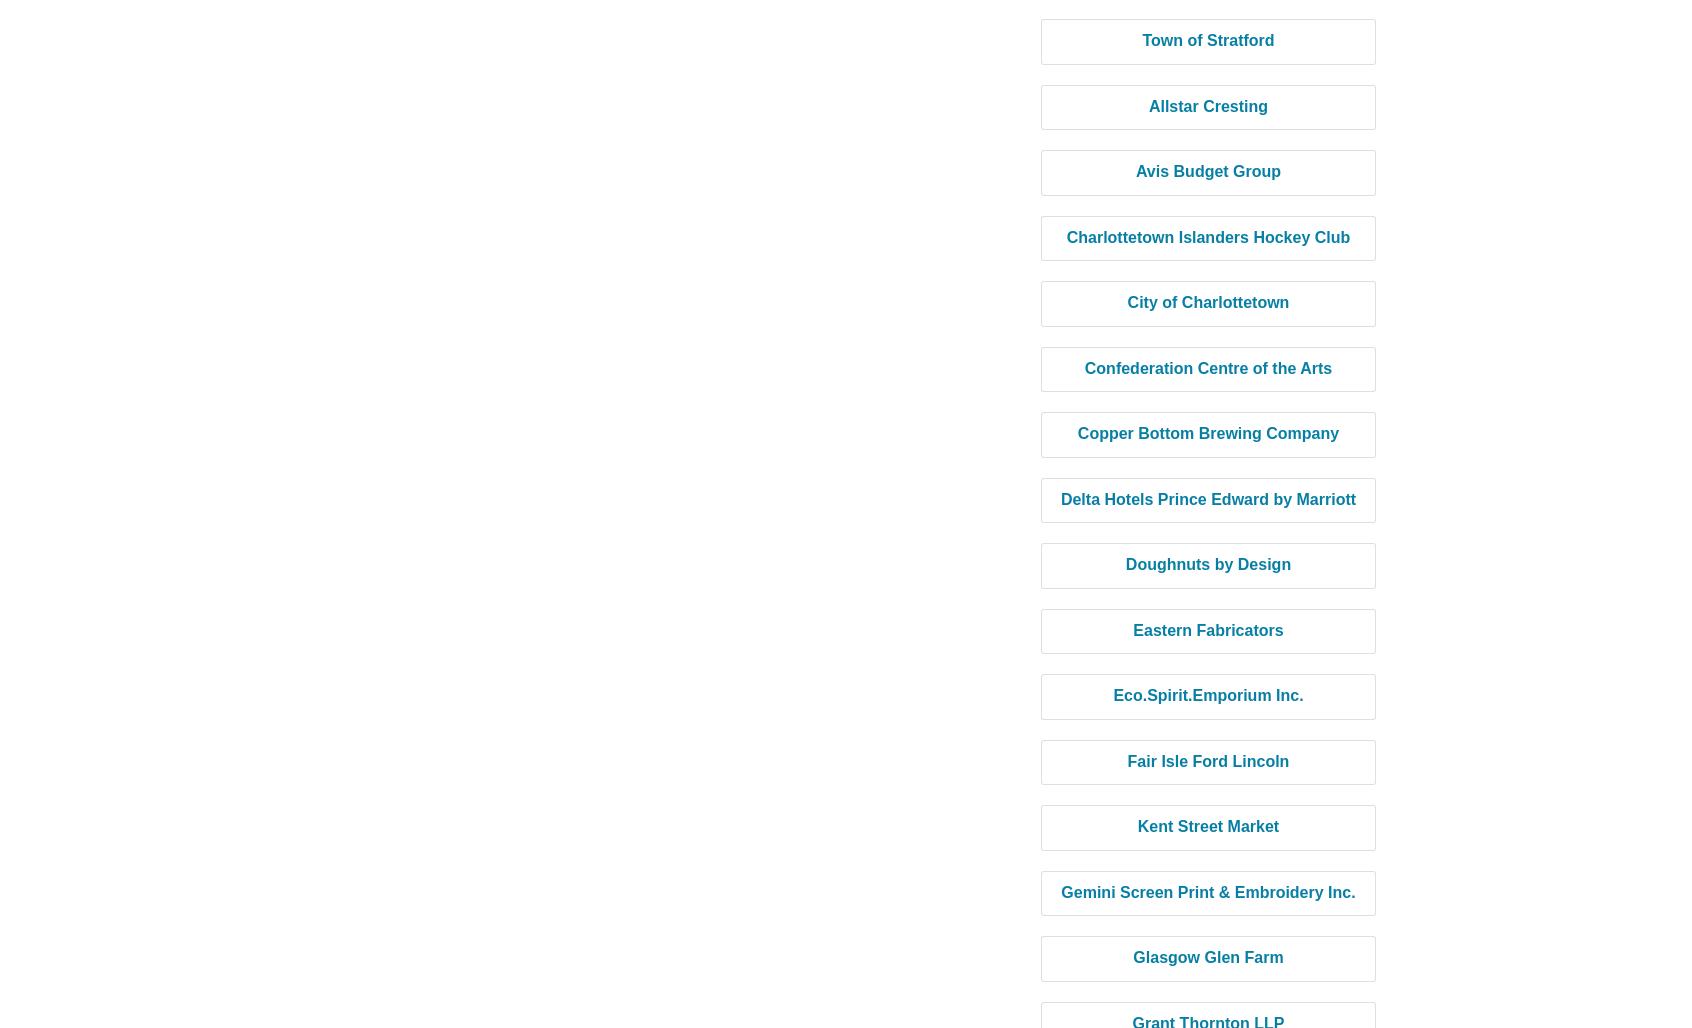 This screenshot has width=1692, height=1028. I want to click on 'Eco.Spirit.Emporium Inc.', so click(1207, 695).